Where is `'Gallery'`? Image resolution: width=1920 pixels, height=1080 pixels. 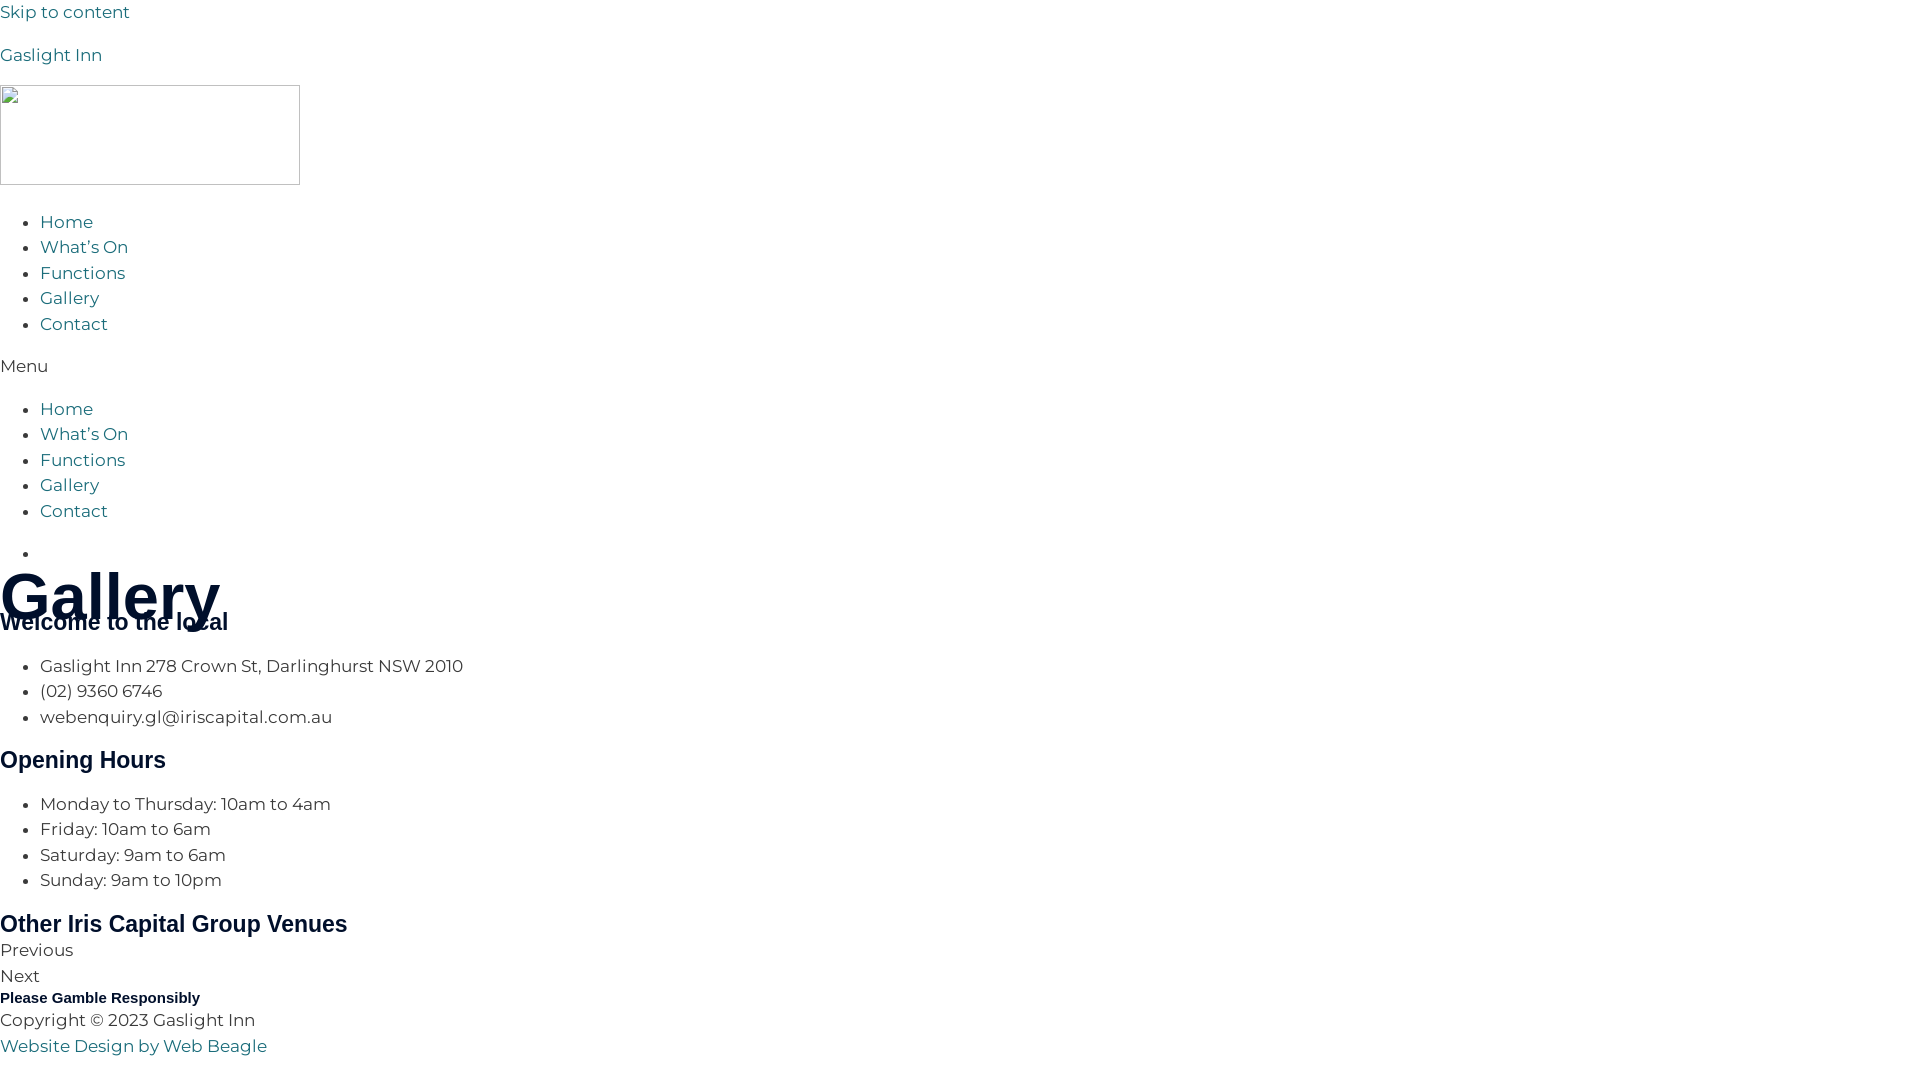 'Gallery' is located at coordinates (69, 485).